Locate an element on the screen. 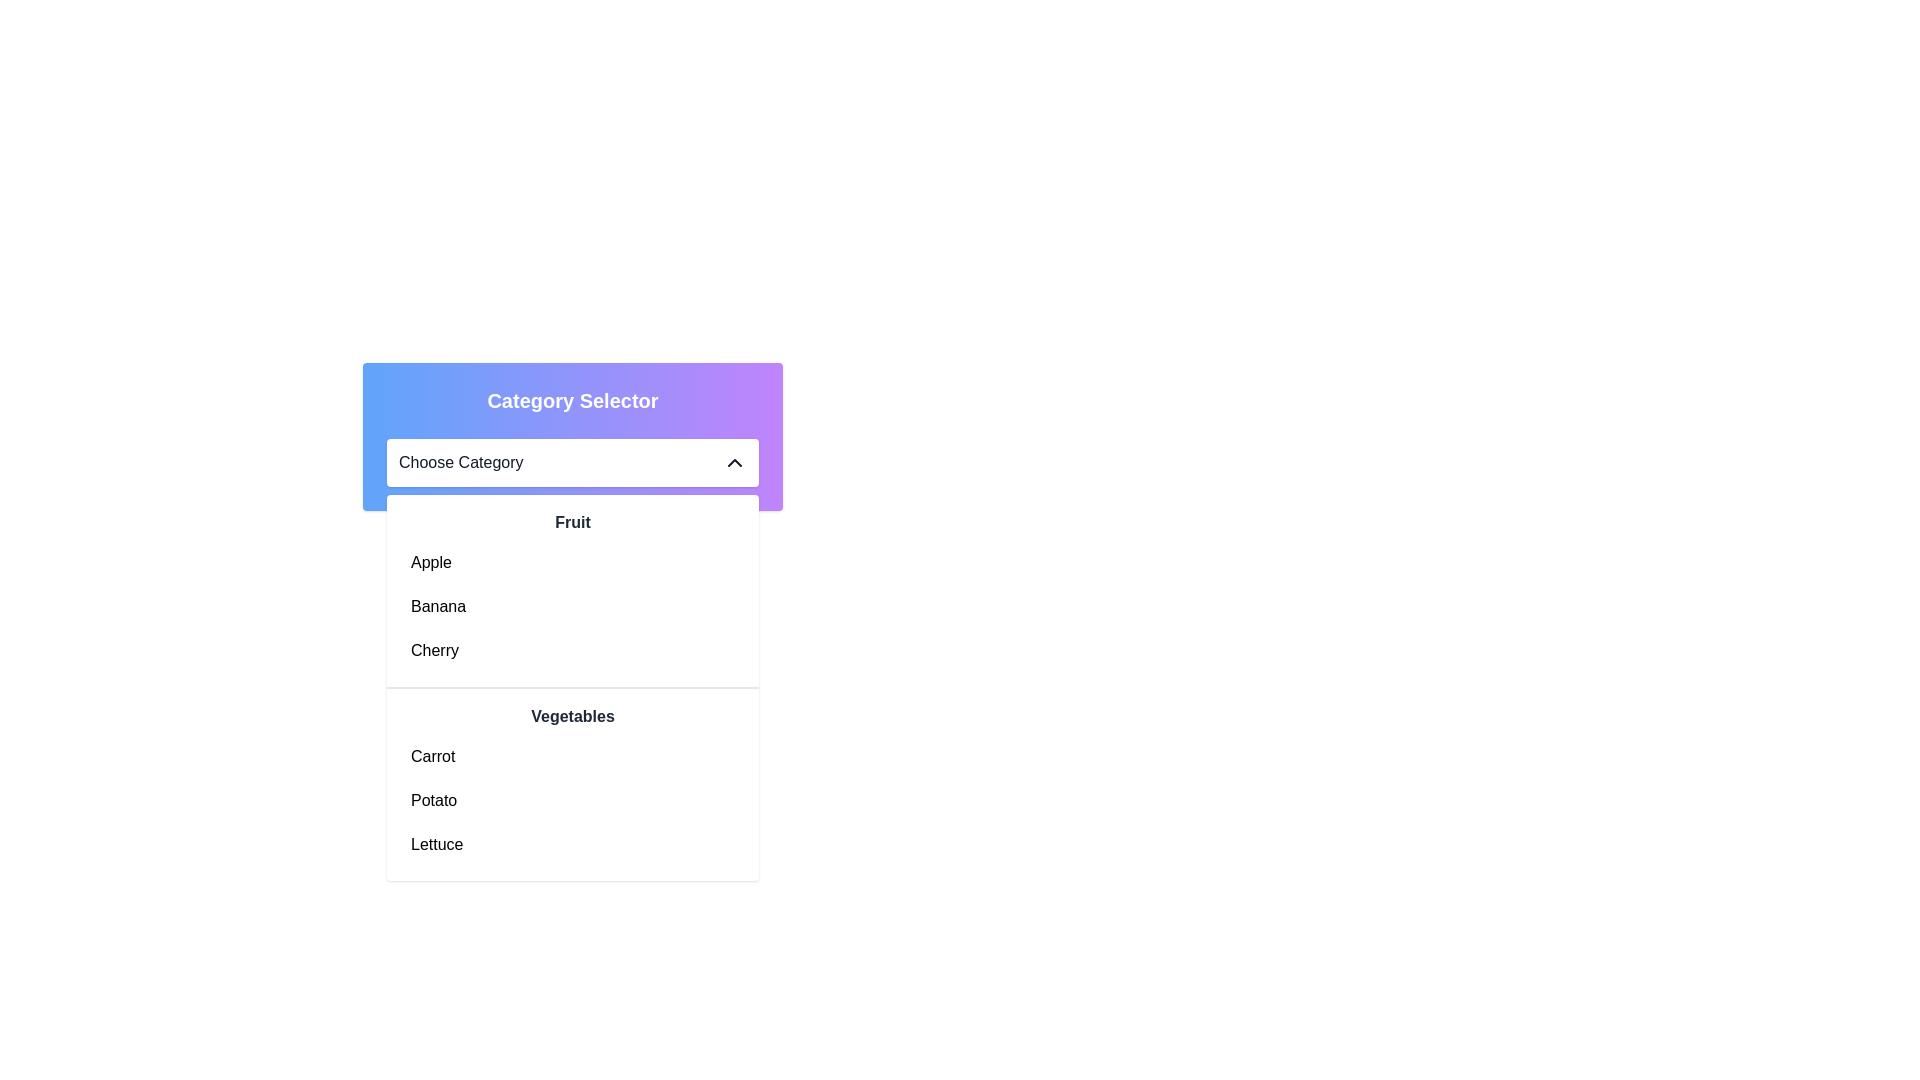  the item in the 'Vegetables' category list located at the bottom of the dropdown menu is located at coordinates (571, 800).